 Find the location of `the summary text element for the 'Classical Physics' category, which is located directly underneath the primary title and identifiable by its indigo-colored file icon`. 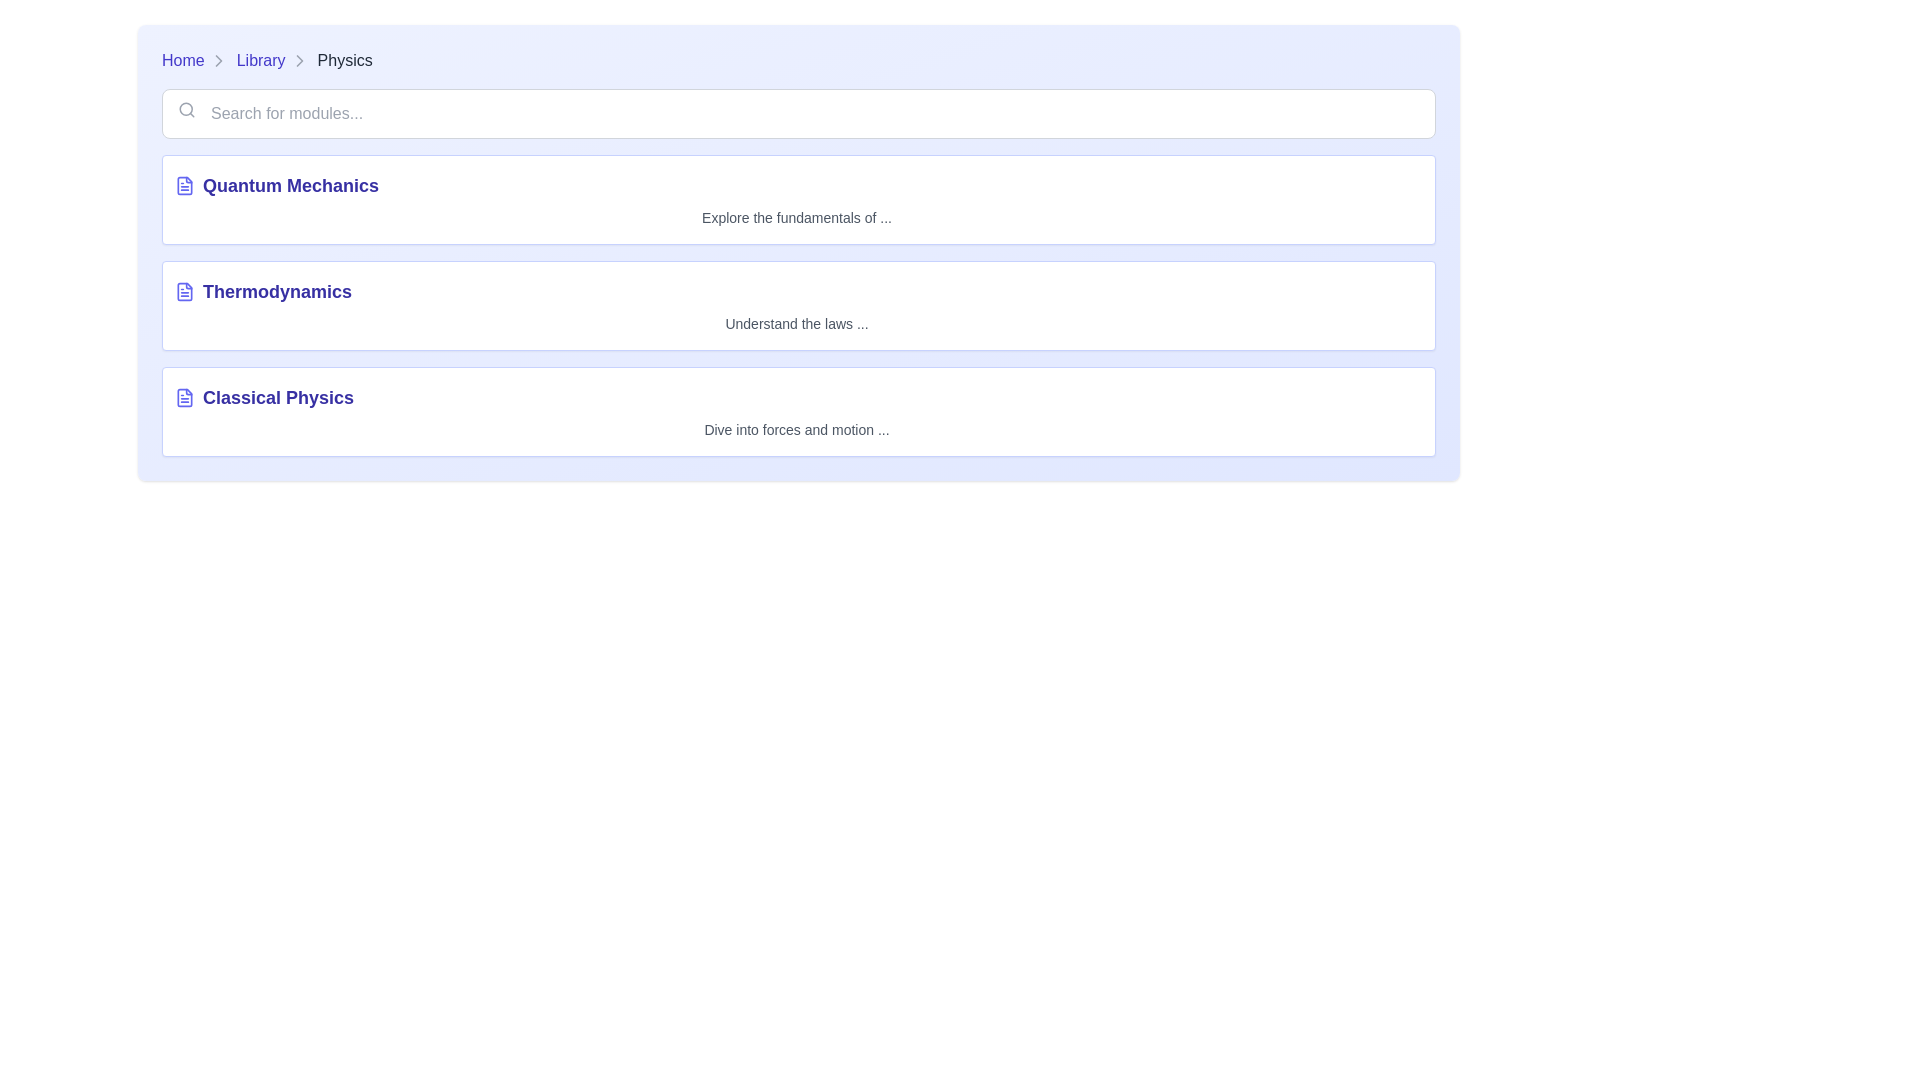

the summary text element for the 'Classical Physics' category, which is located directly underneath the primary title and identifiable by its indigo-colored file icon is located at coordinates (795, 428).